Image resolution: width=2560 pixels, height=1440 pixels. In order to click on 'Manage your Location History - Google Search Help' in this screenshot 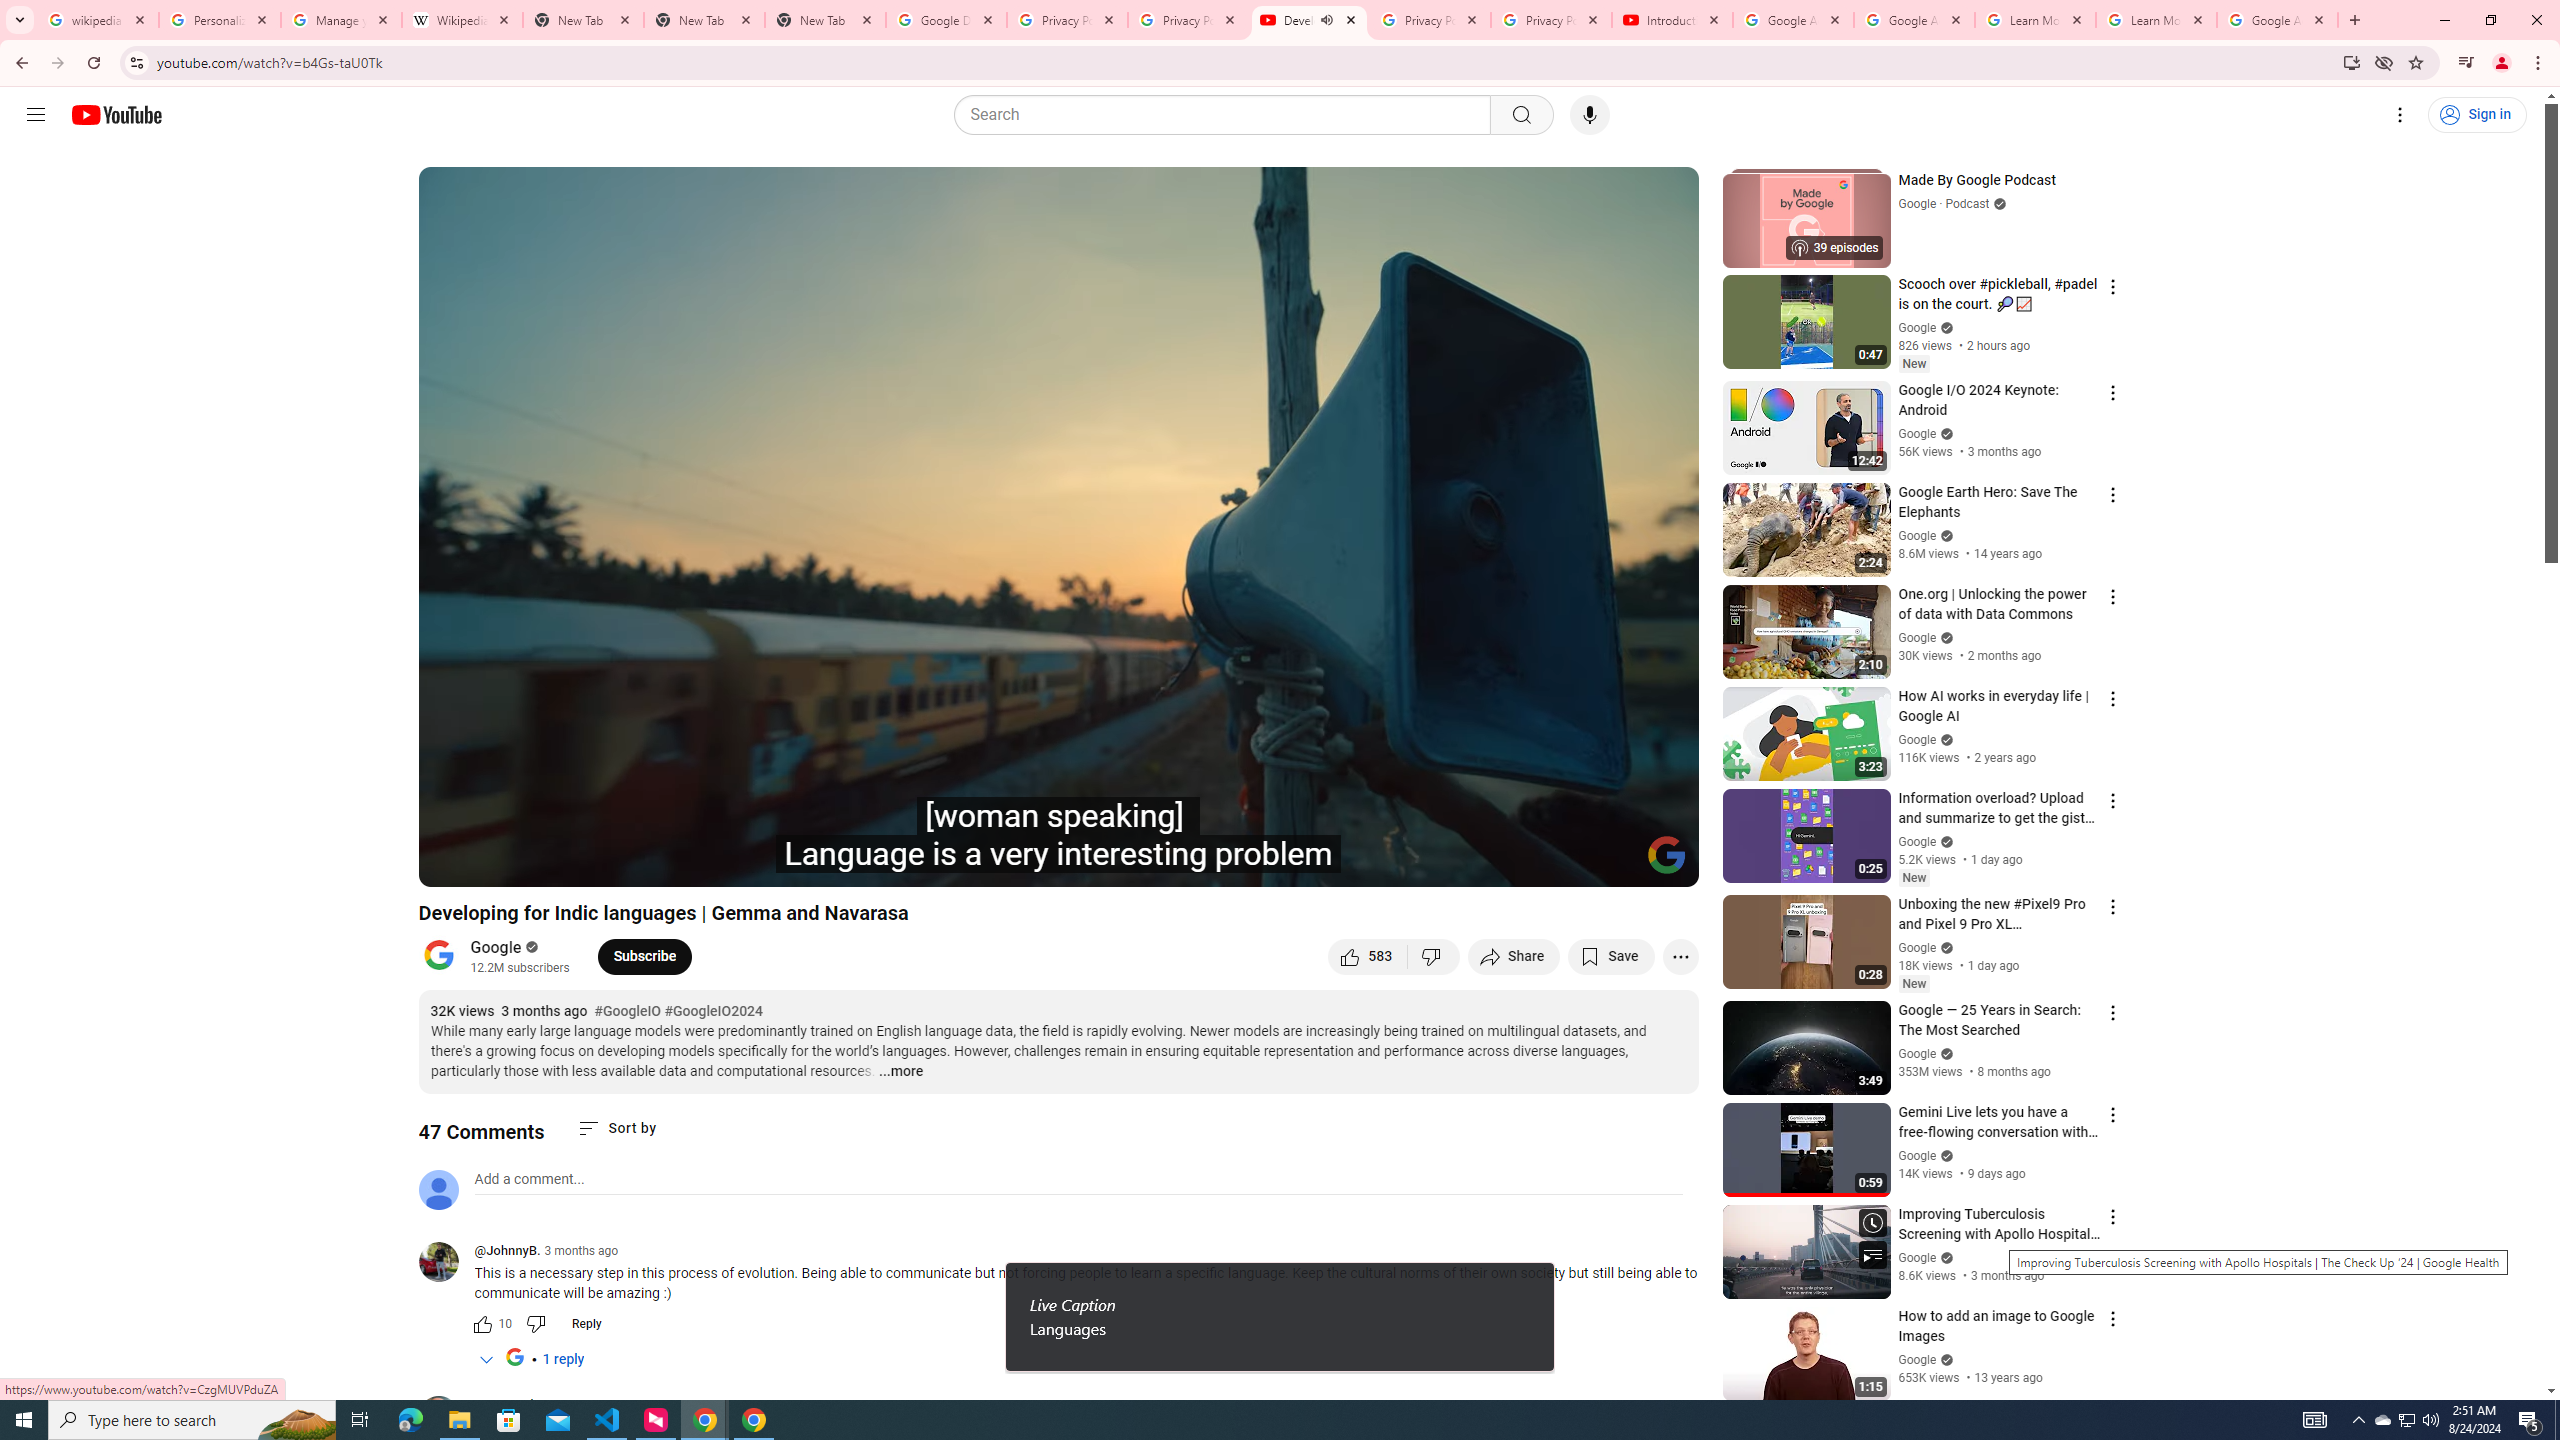, I will do `click(341, 19)`.